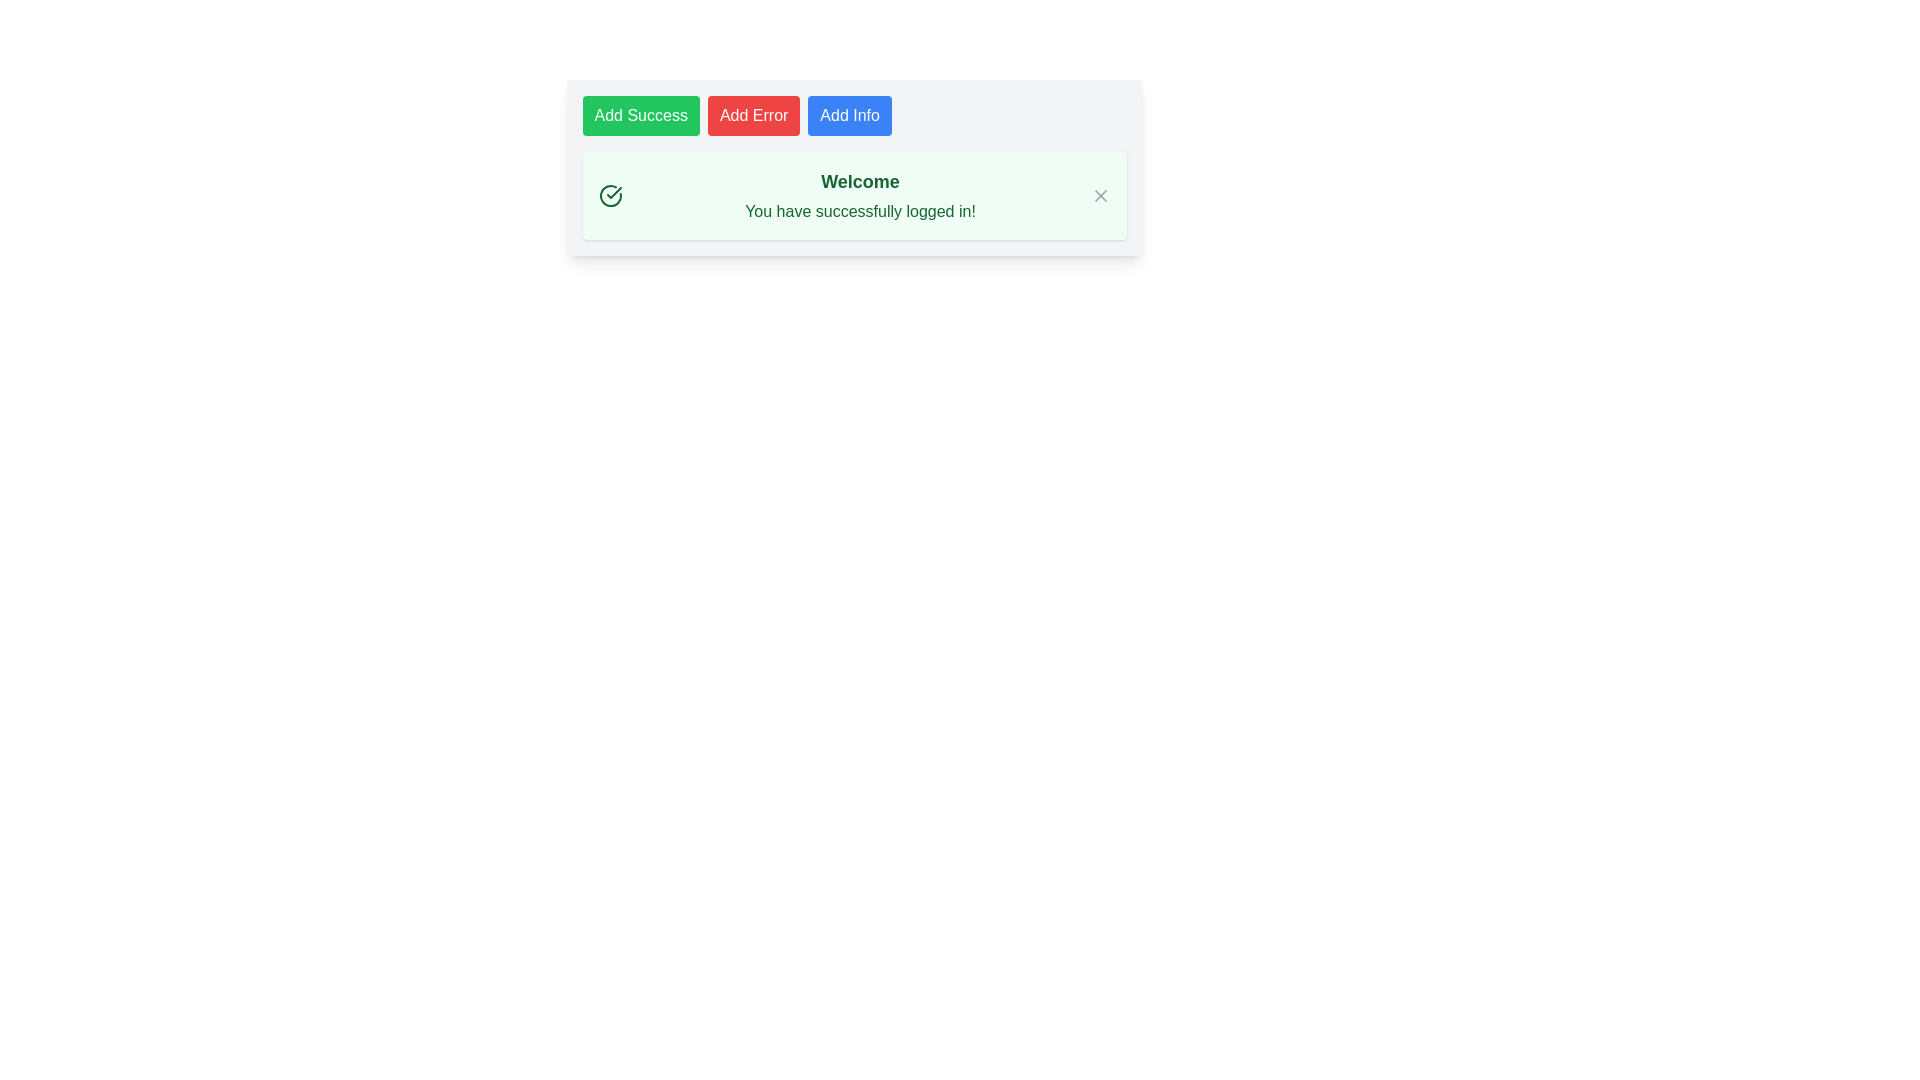  Describe the element at coordinates (860, 212) in the screenshot. I see `the text label displaying 'You have successfully logged in!' which is located within a light green message box, positioned below the bold 'Welcome' title` at that location.